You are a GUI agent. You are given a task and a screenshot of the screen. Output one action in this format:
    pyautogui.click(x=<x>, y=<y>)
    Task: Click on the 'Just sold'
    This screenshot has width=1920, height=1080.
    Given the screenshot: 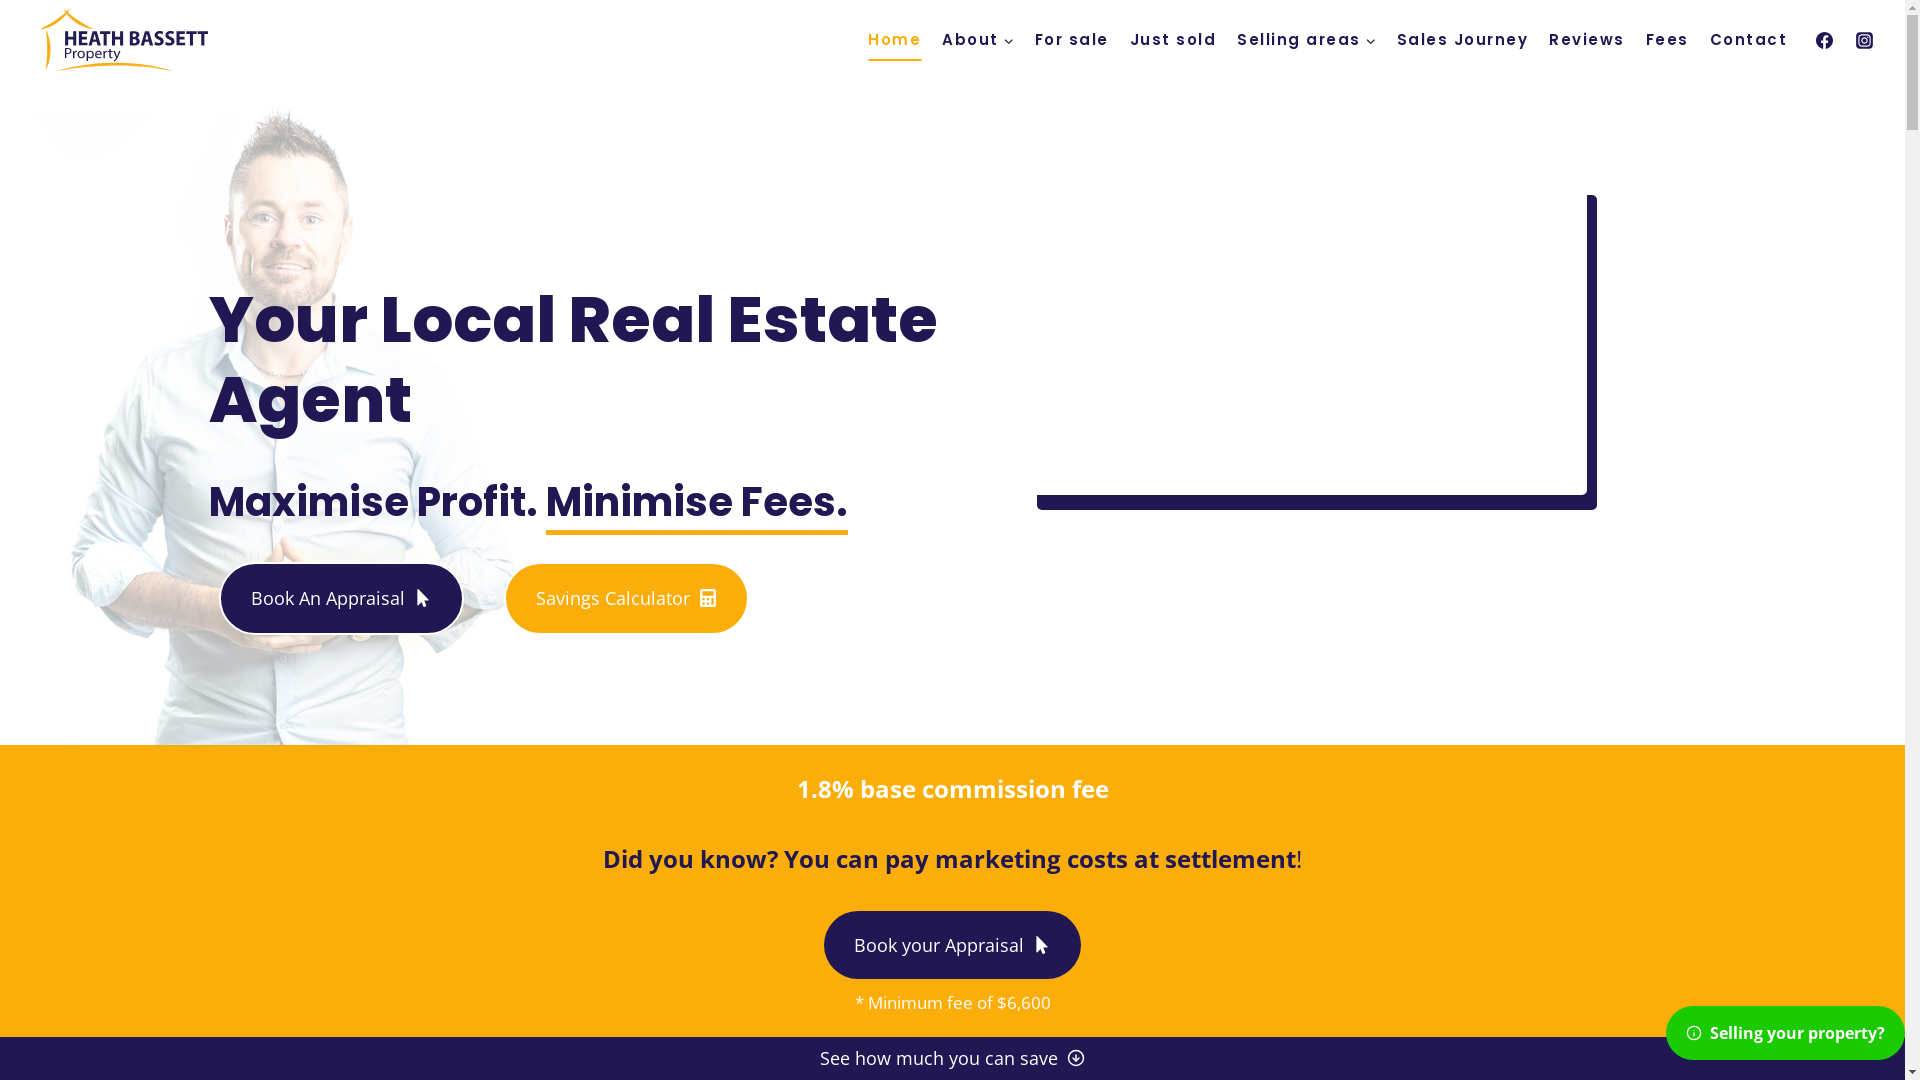 What is the action you would take?
    pyautogui.click(x=1172, y=39)
    